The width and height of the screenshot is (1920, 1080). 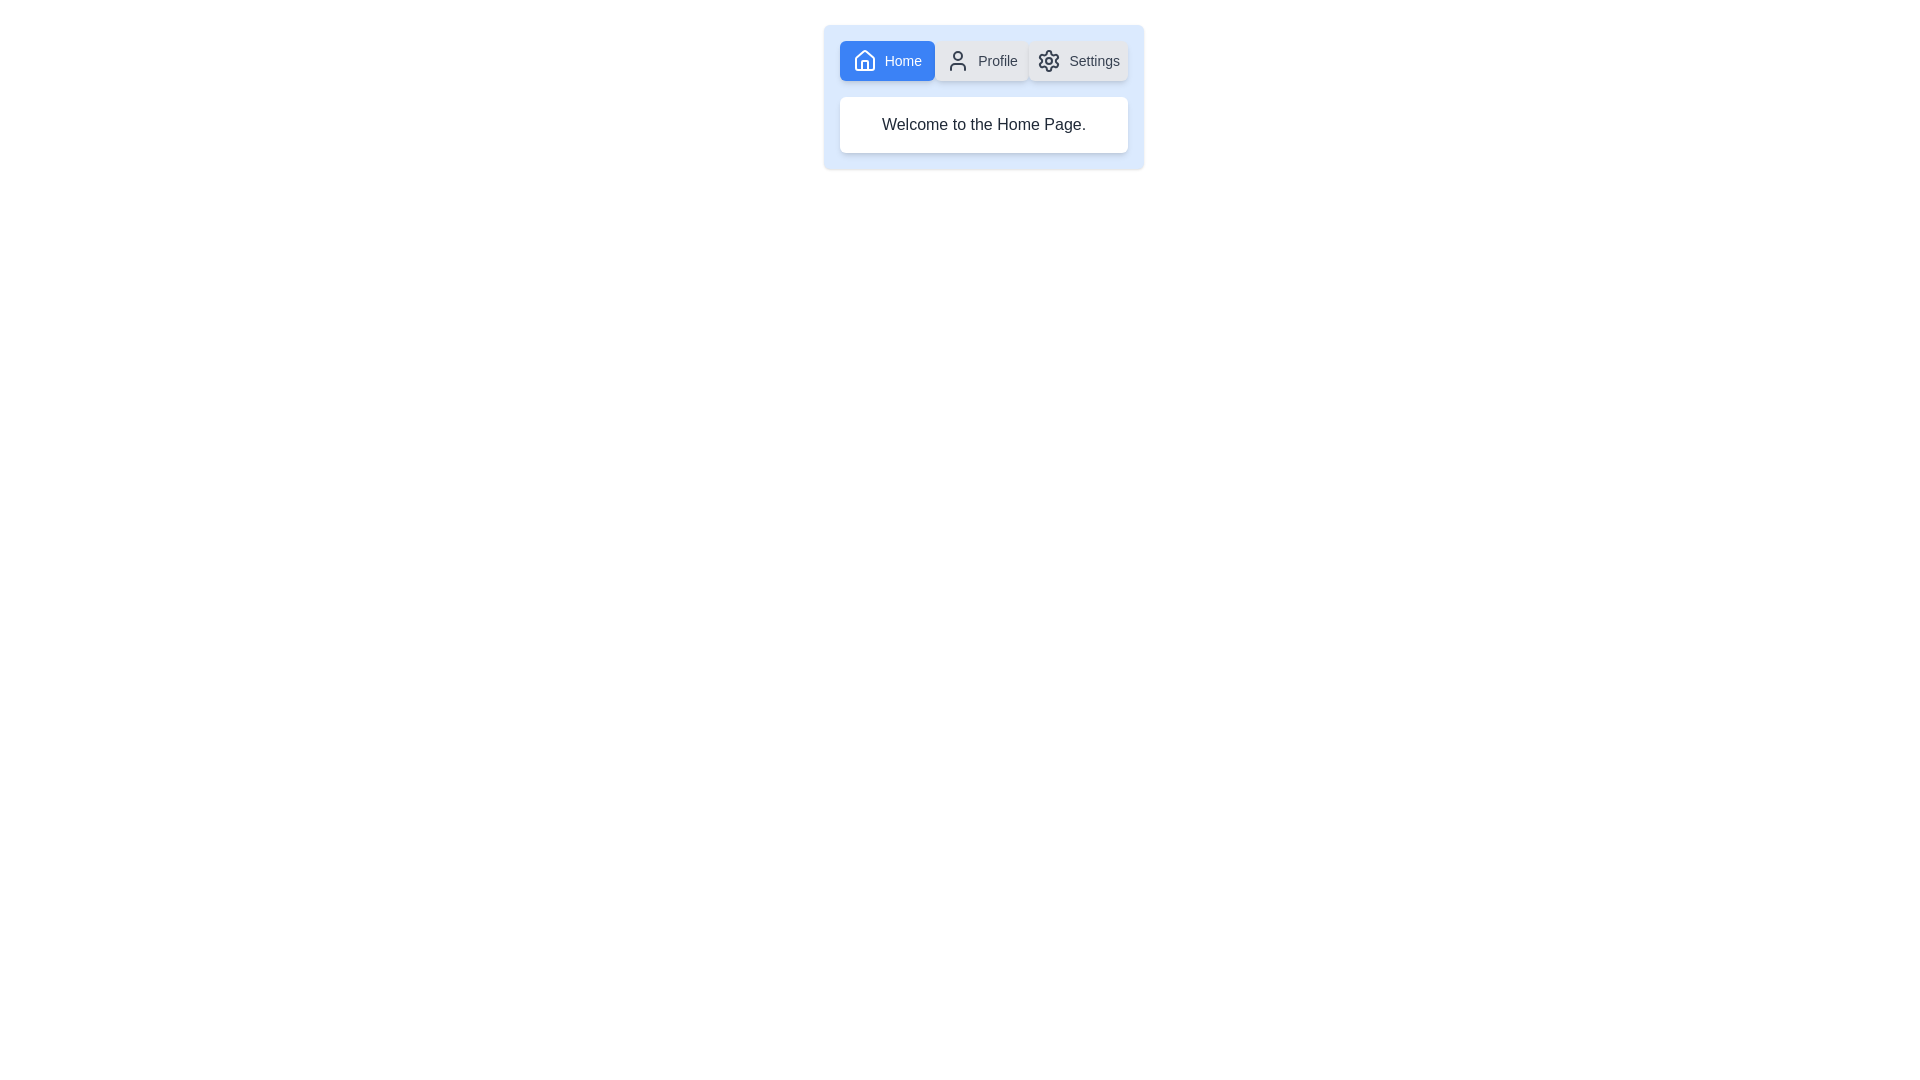 What do you see at coordinates (982, 60) in the screenshot?
I see `the 'Profile' button, which is a rectangular button with a light gray background and a profile icon` at bounding box center [982, 60].